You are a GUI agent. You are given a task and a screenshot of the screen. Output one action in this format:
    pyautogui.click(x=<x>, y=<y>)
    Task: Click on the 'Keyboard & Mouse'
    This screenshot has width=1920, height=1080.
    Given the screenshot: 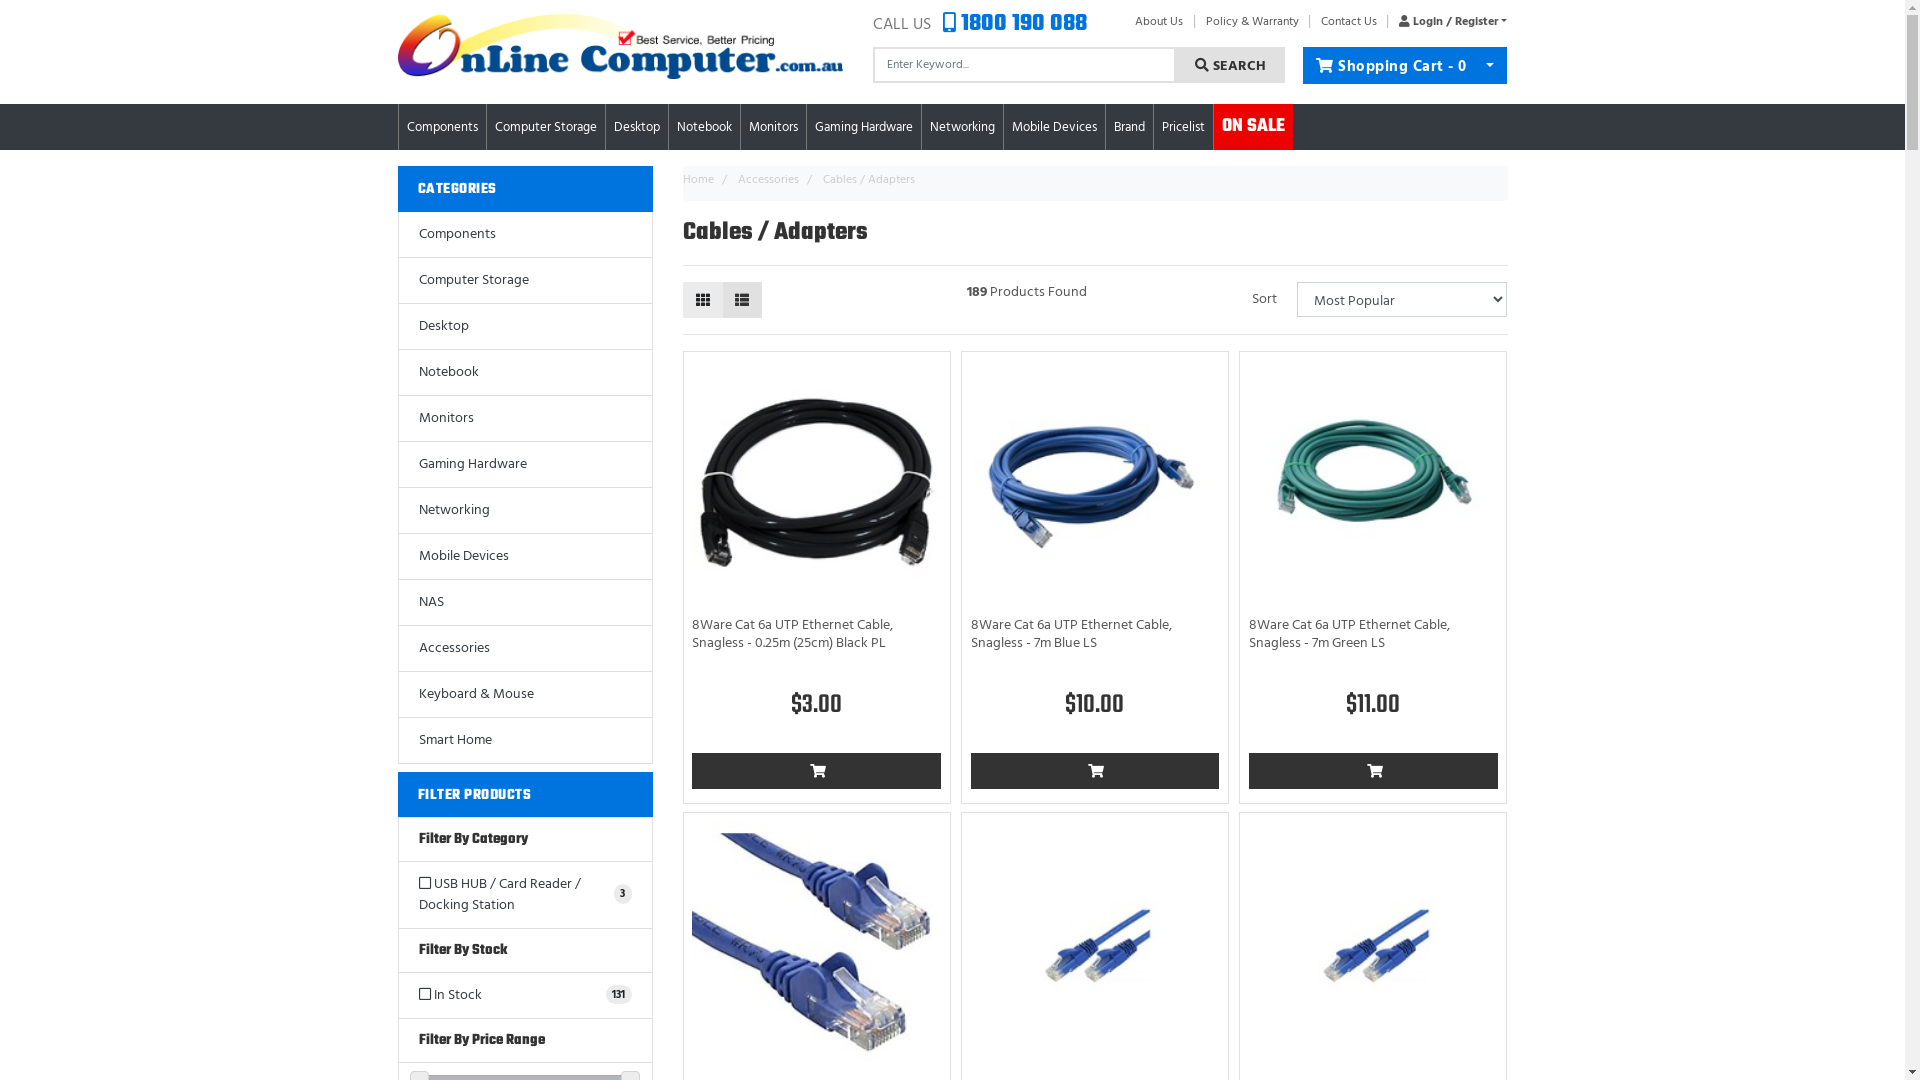 What is the action you would take?
    pyautogui.click(x=524, y=693)
    